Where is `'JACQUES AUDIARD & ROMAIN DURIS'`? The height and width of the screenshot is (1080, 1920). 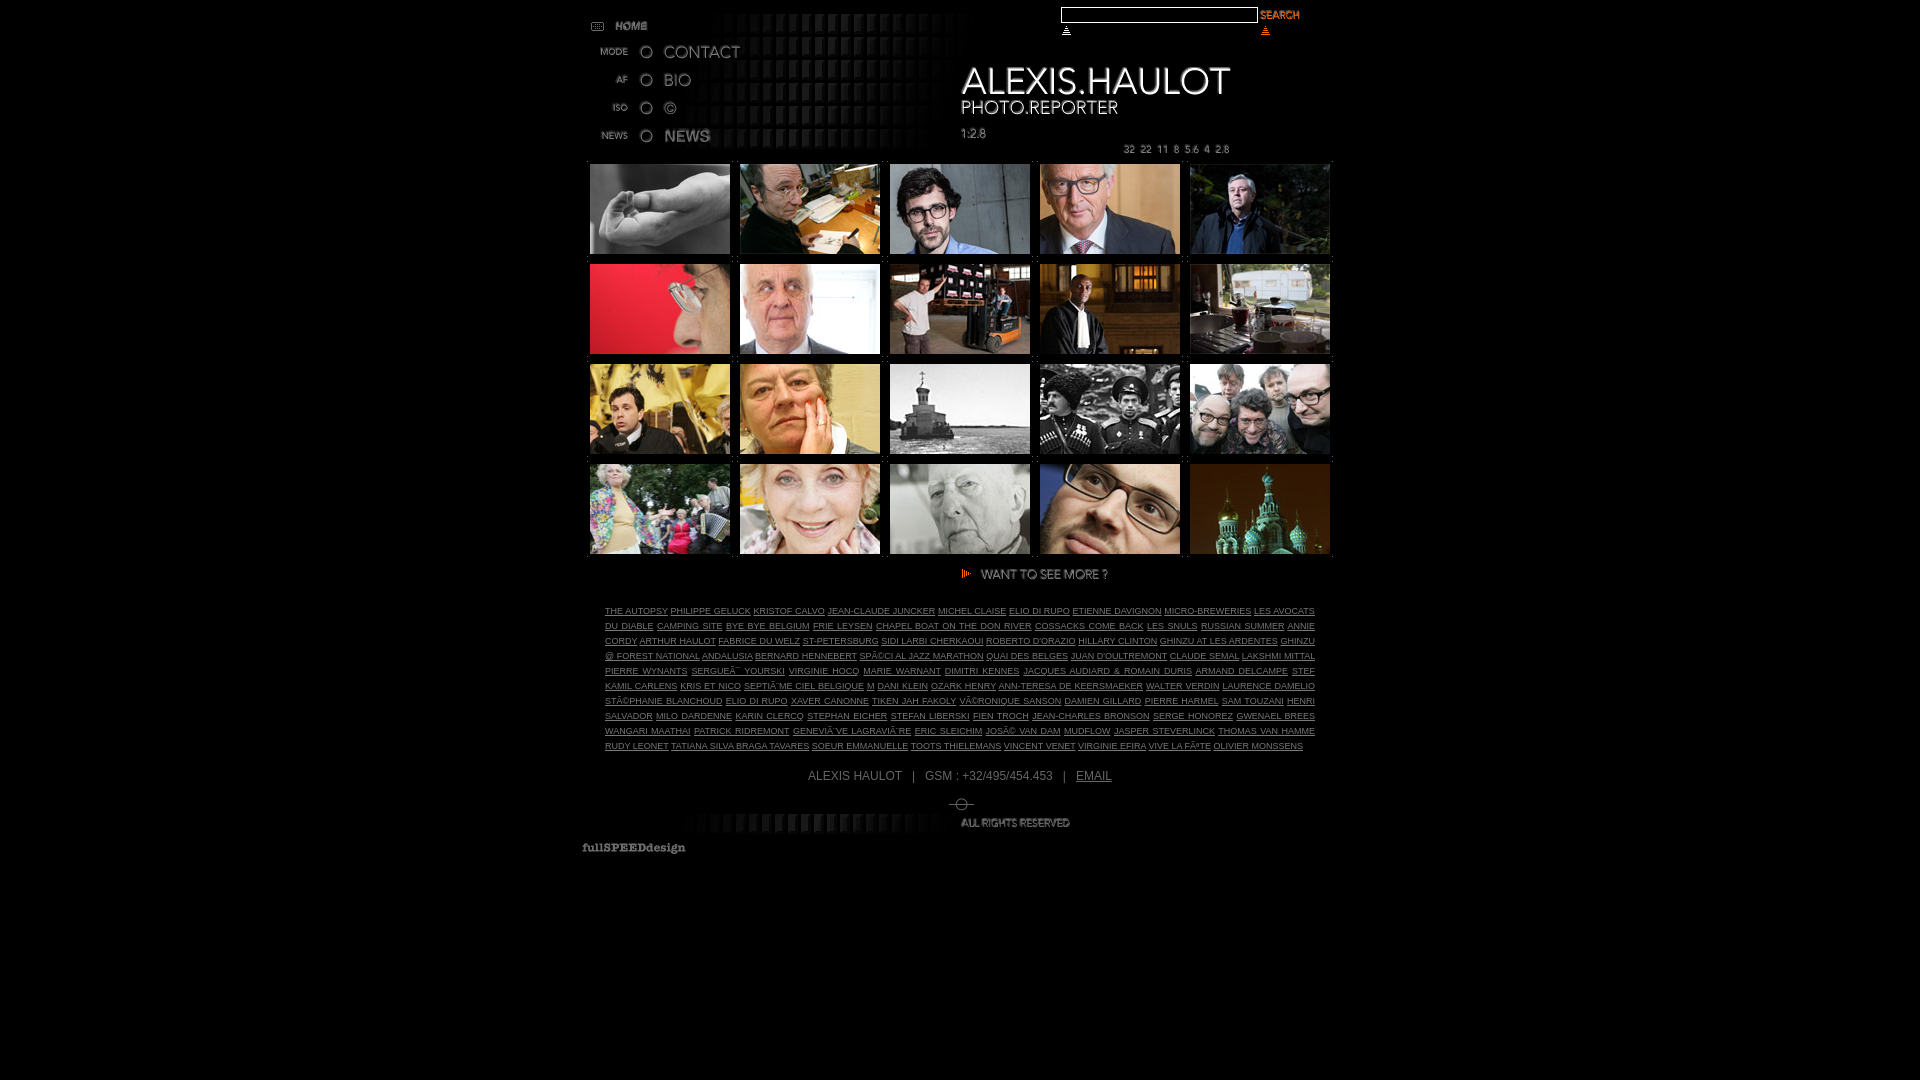 'JACQUES AUDIARD & ROMAIN DURIS' is located at coordinates (1106, 671).